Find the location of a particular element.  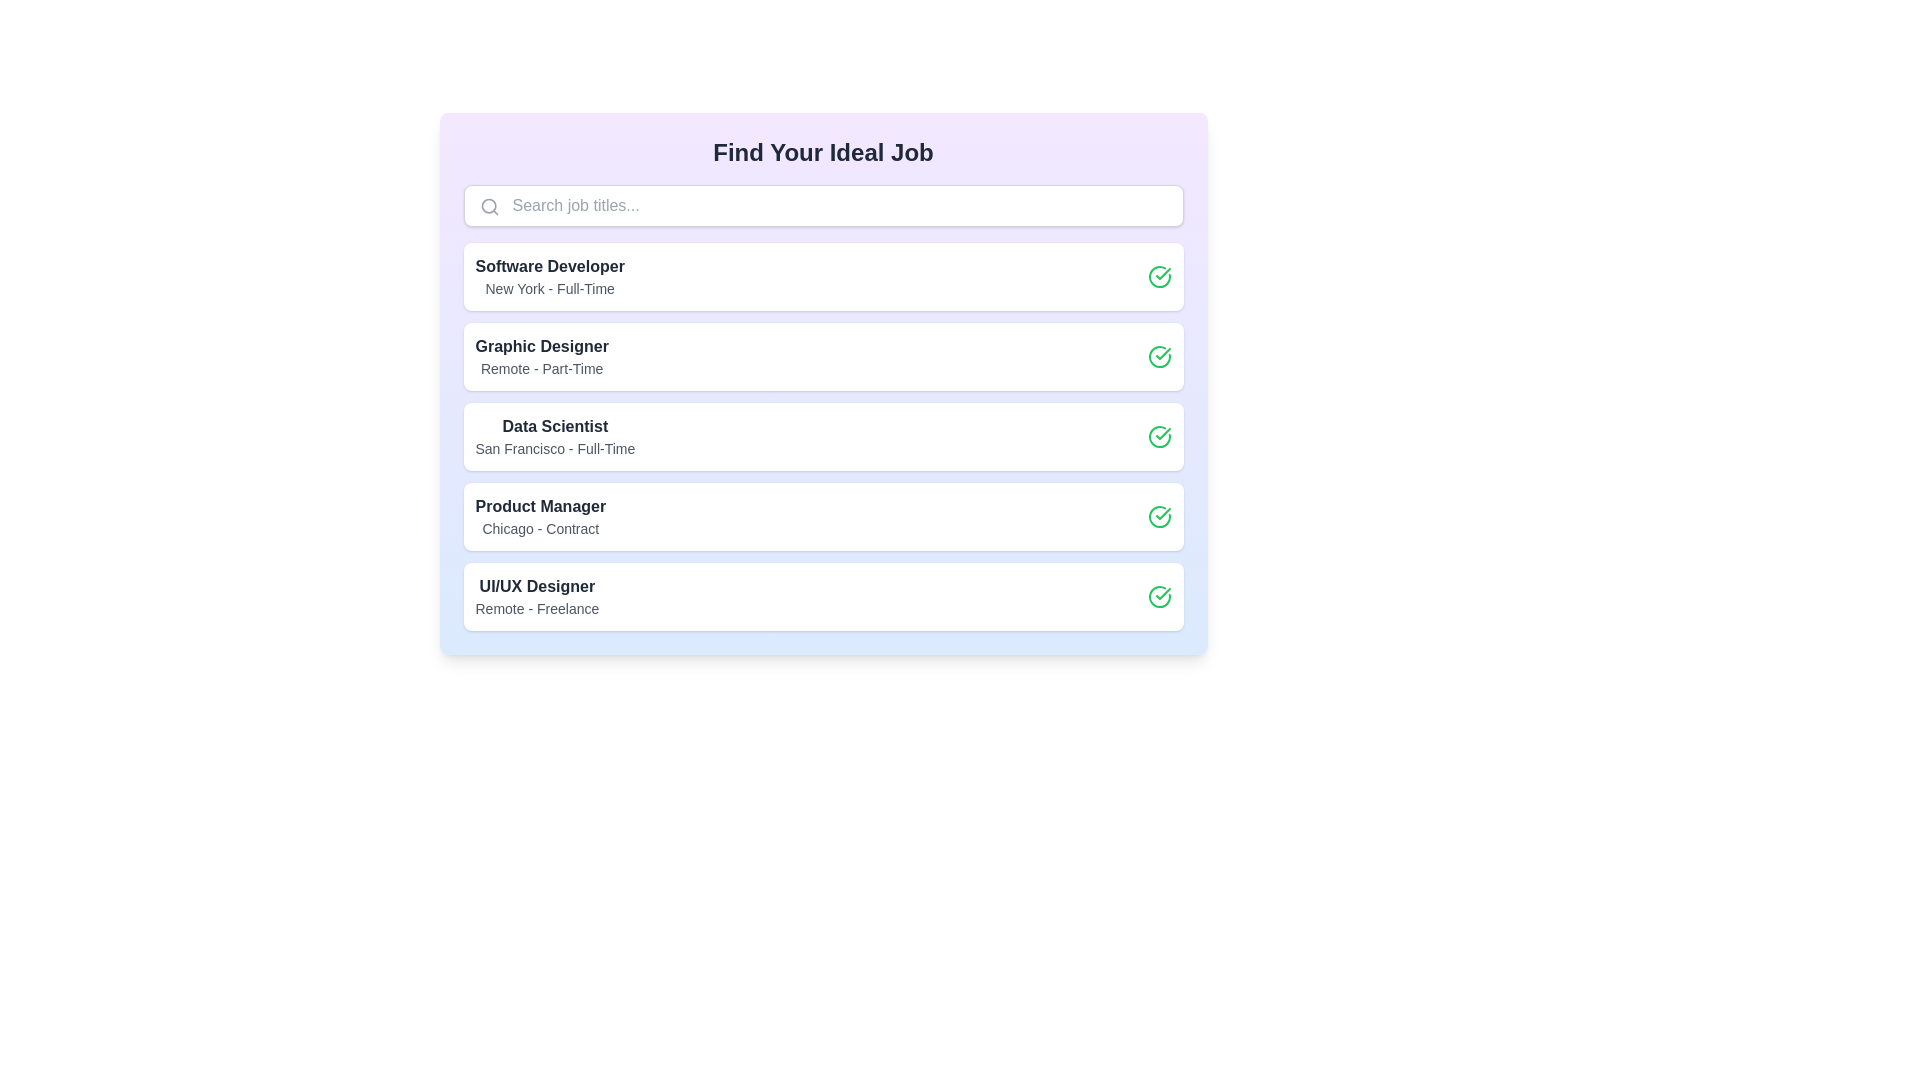

the green circular icon with a checkmark, located at the far right of the list item for 'UI/UX Designer' and 'Remote - Freelance' is located at coordinates (1159, 596).